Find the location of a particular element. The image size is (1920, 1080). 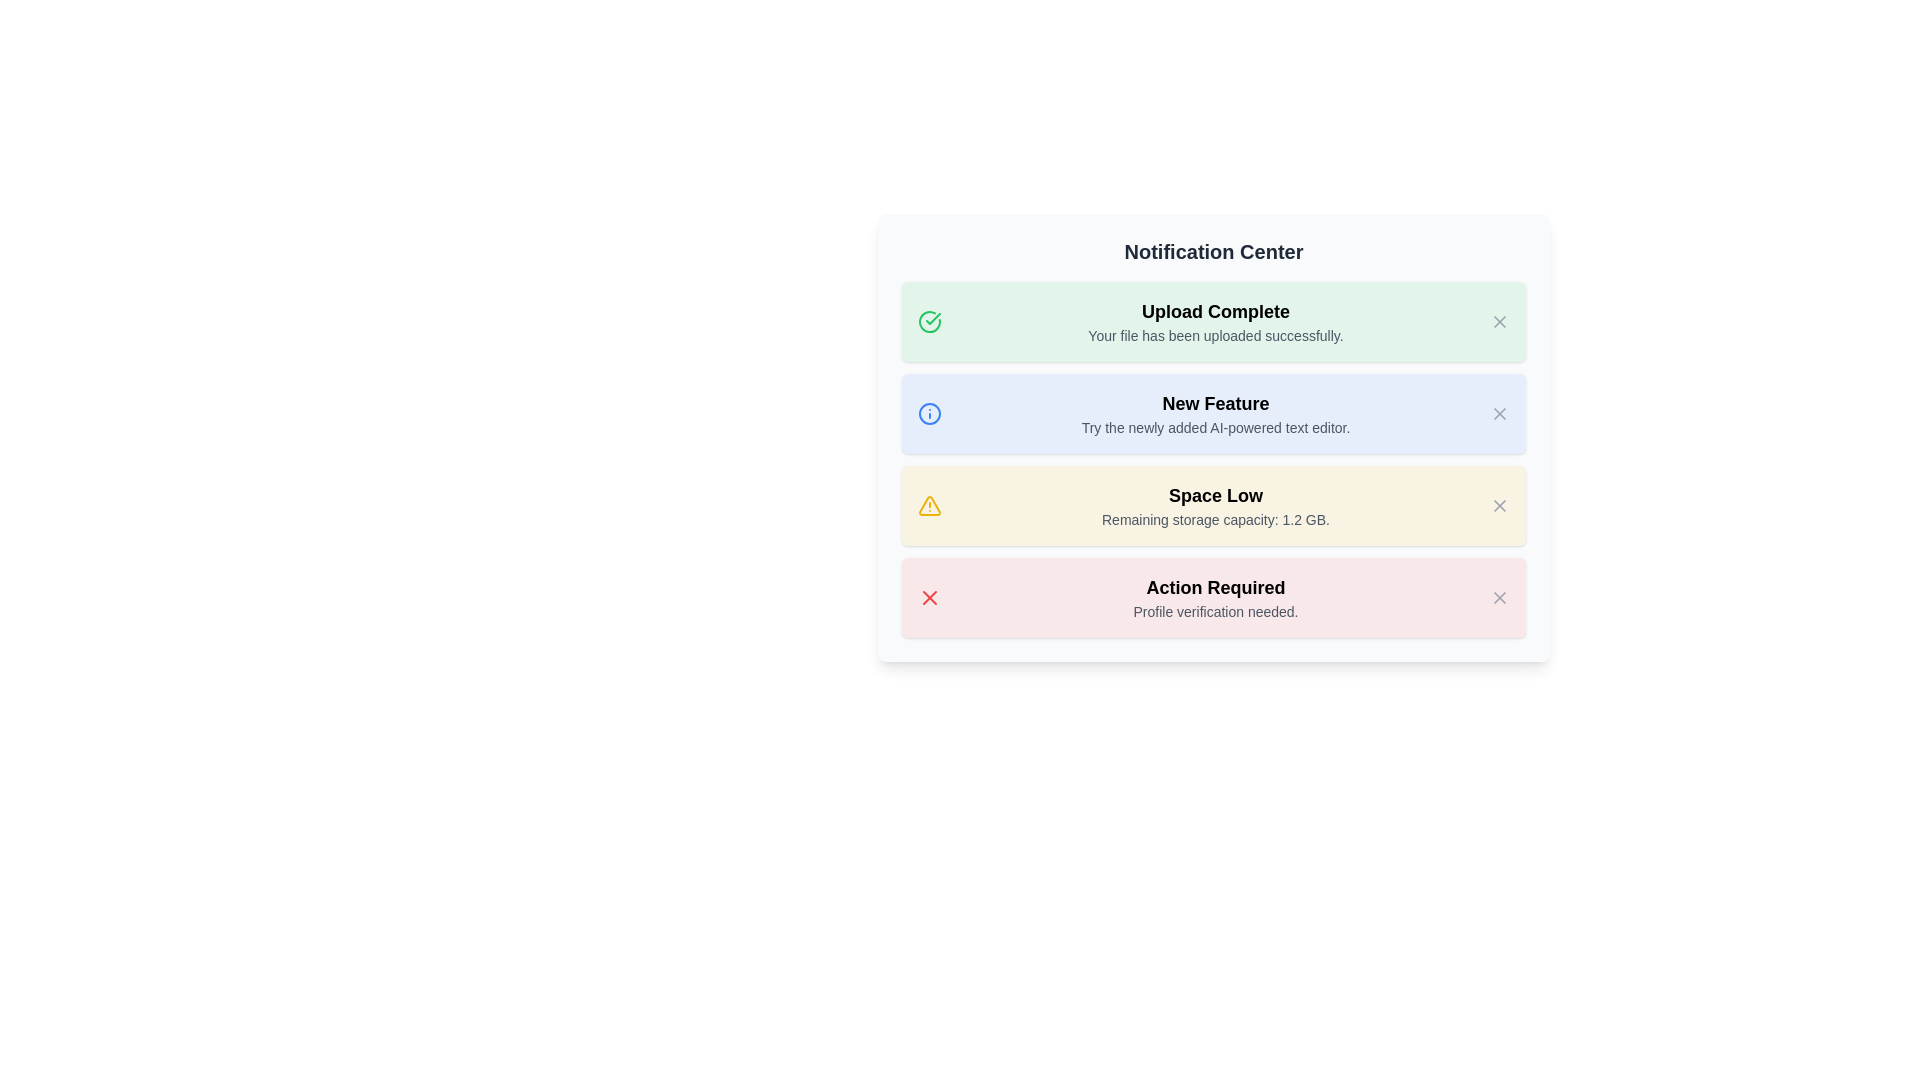

text content of the header Text Label located at the top of the notification section, which provides context for the items listed underneath is located at coordinates (1213, 250).